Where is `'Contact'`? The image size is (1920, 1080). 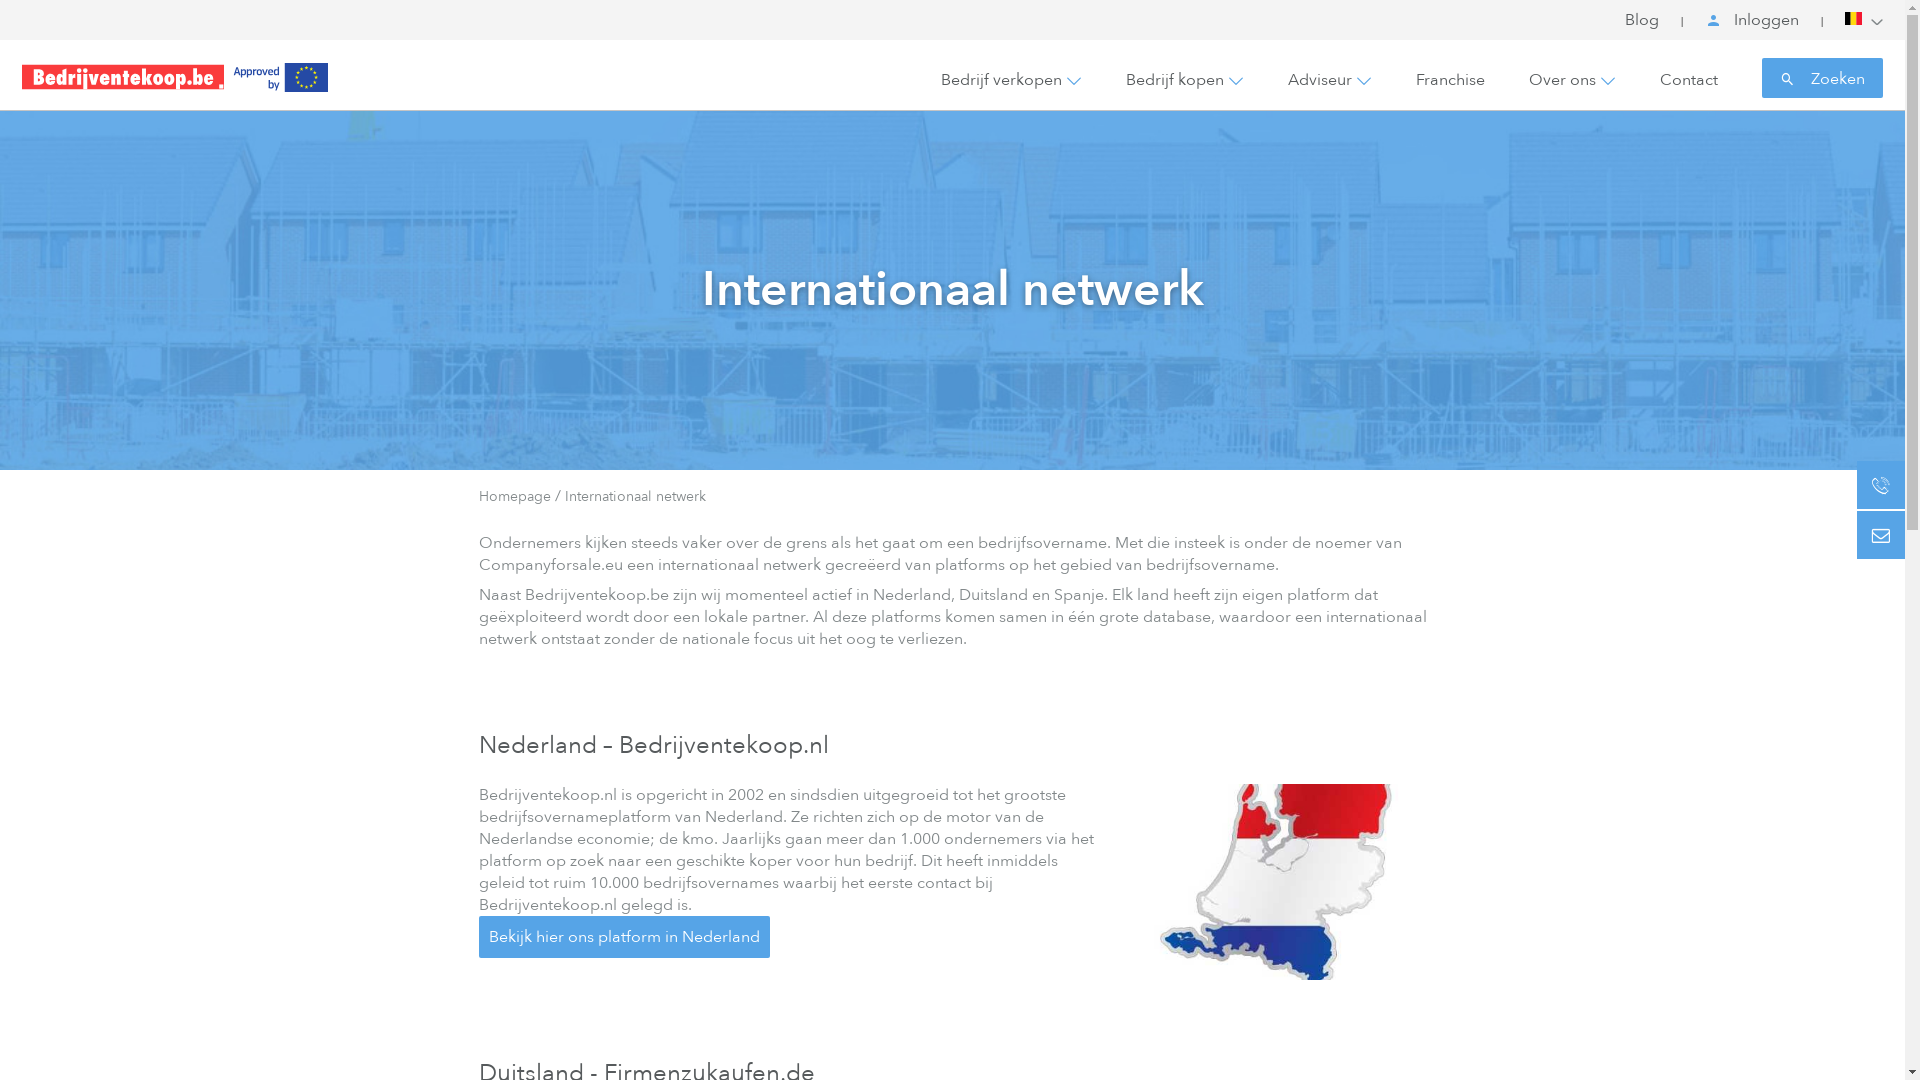
'Contact' is located at coordinates (1688, 79).